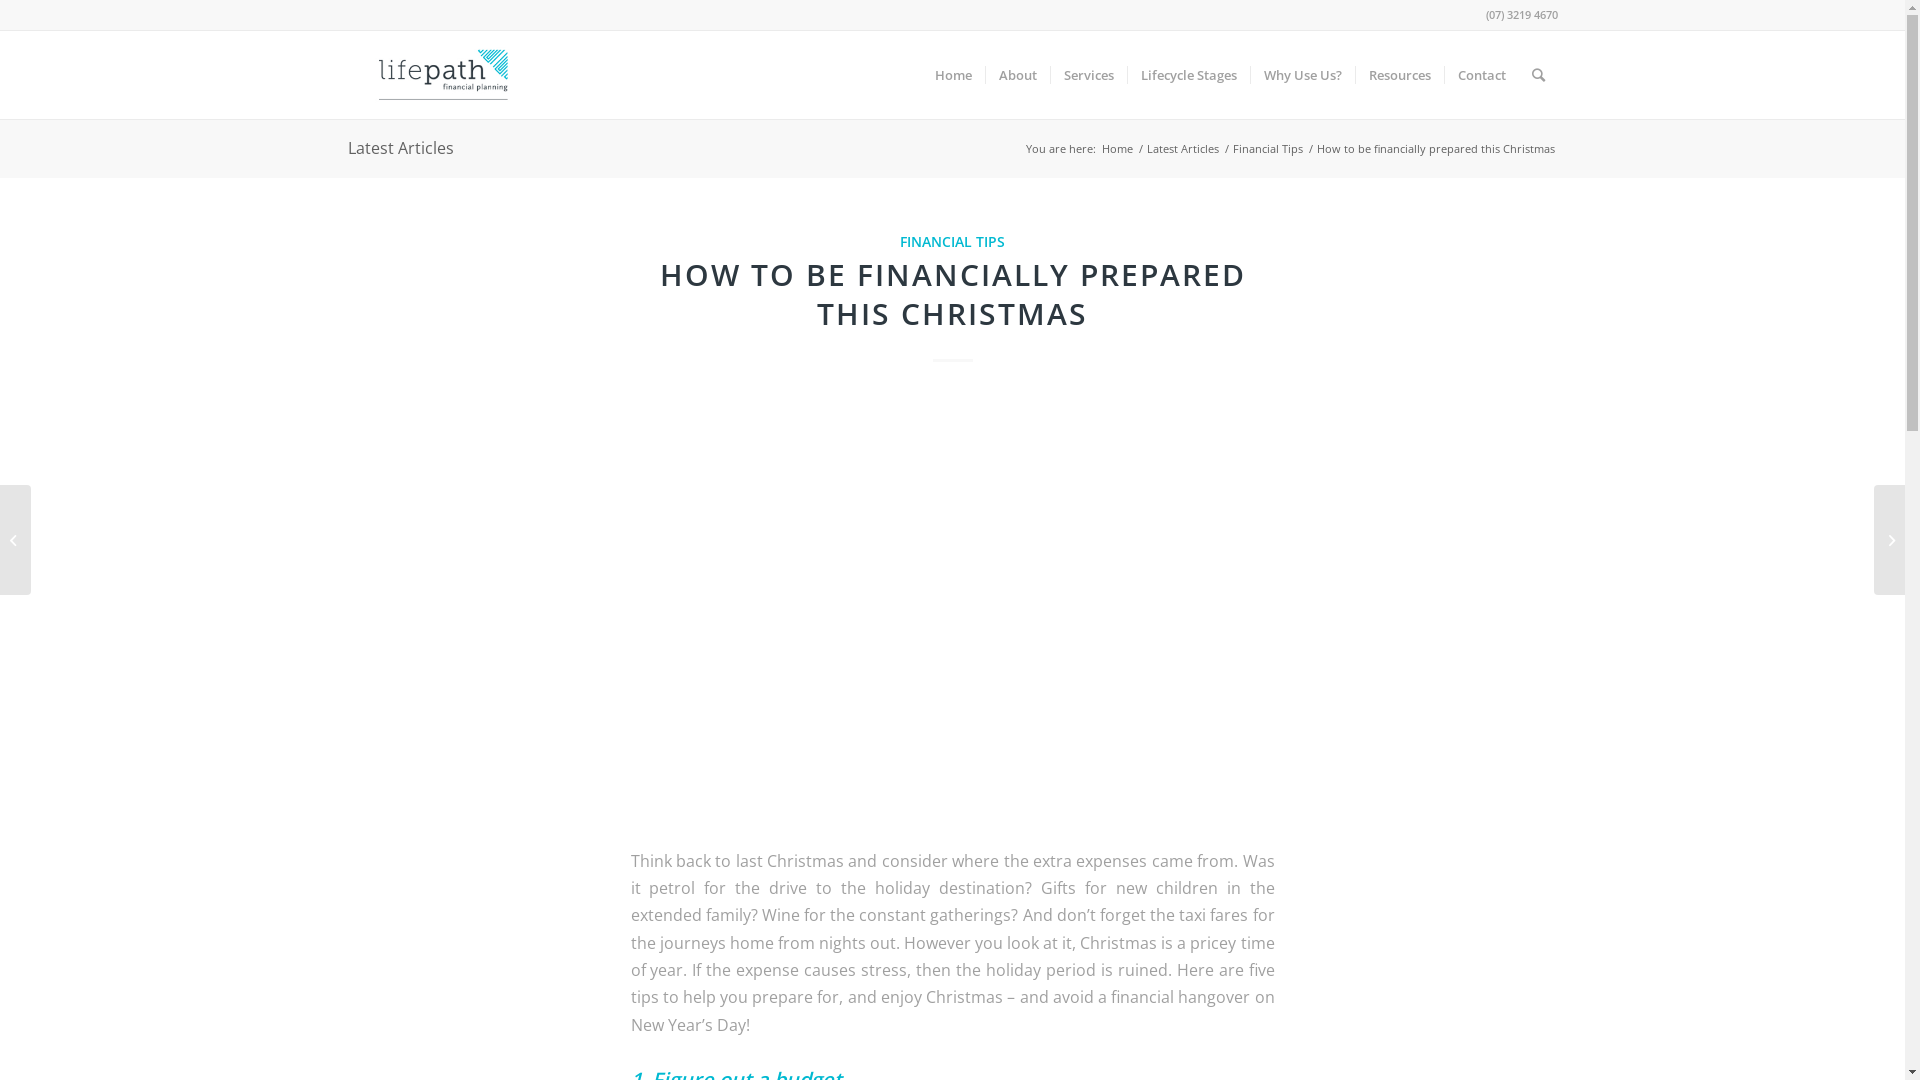 The width and height of the screenshot is (1920, 1080). What do you see at coordinates (1087, 73) in the screenshot?
I see `'Services'` at bounding box center [1087, 73].